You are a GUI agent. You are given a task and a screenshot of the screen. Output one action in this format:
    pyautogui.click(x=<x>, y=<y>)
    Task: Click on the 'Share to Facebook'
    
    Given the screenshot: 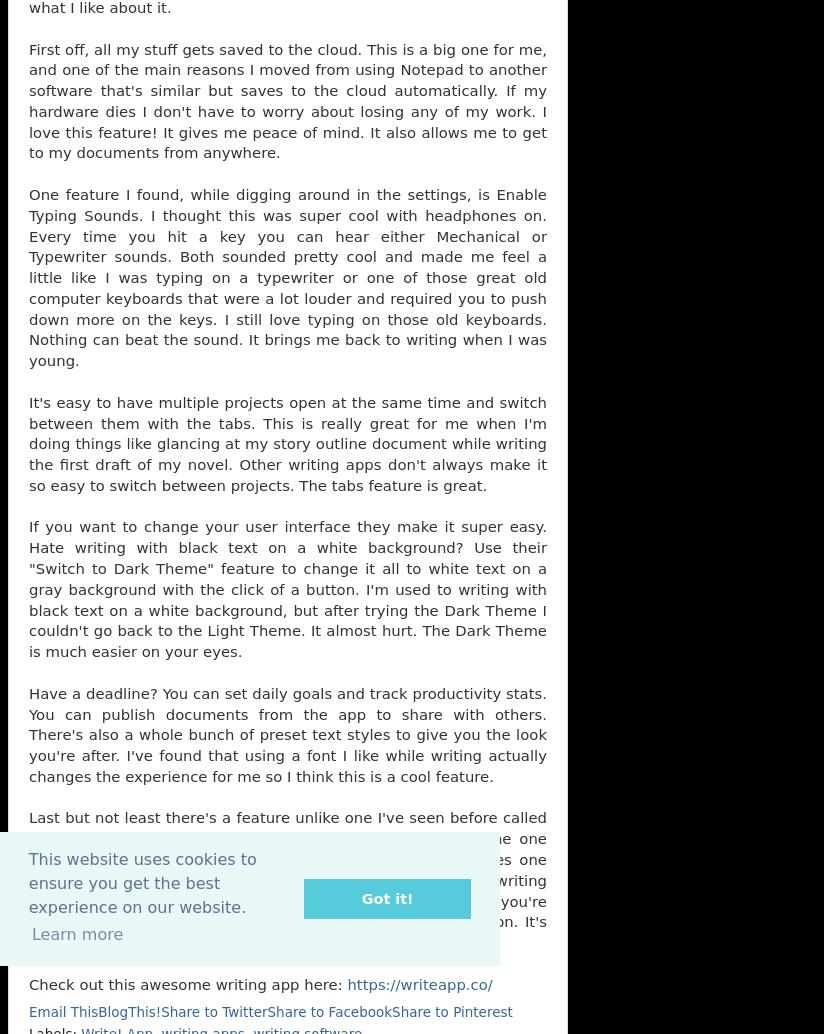 What is the action you would take?
    pyautogui.click(x=266, y=1010)
    